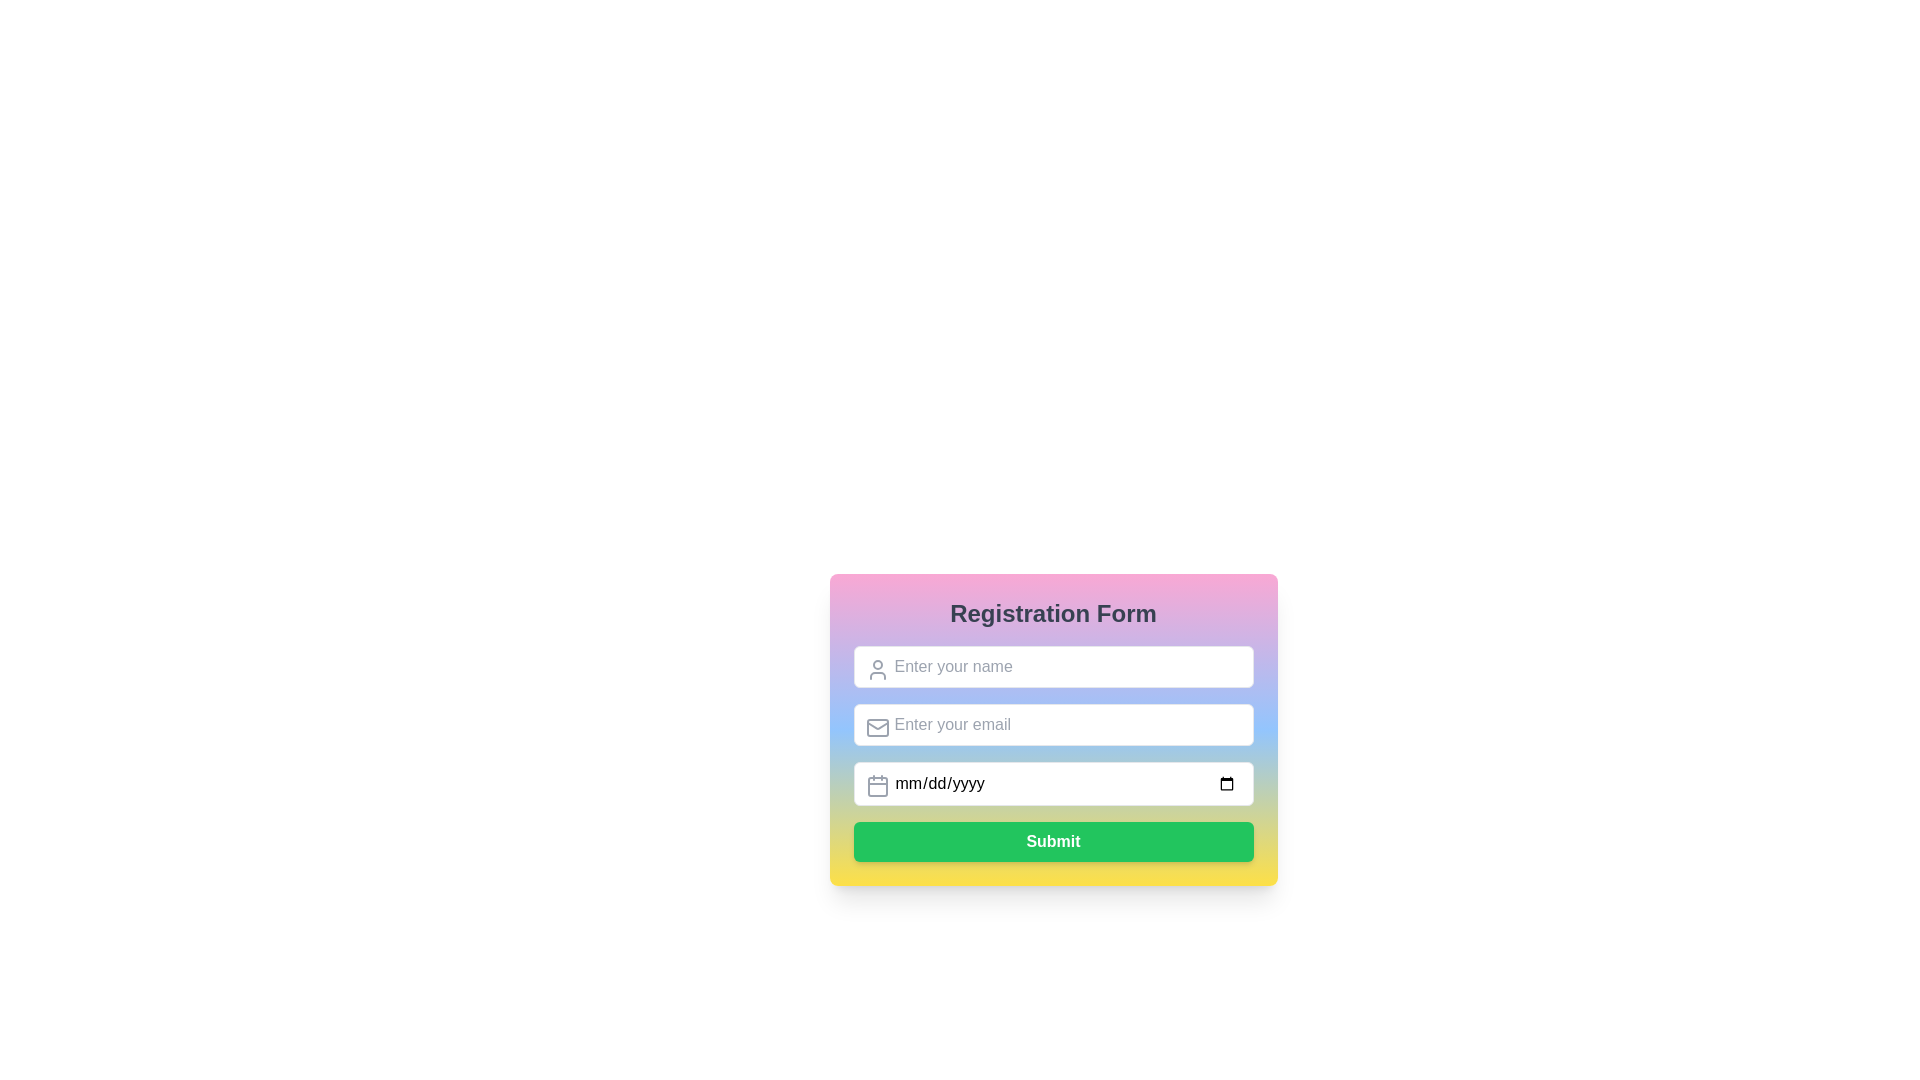  Describe the element at coordinates (877, 785) in the screenshot. I see `the date selection icon located to the left of the 'mm/dd/yyyy' input field, which visually indicates the date input functionality` at that location.